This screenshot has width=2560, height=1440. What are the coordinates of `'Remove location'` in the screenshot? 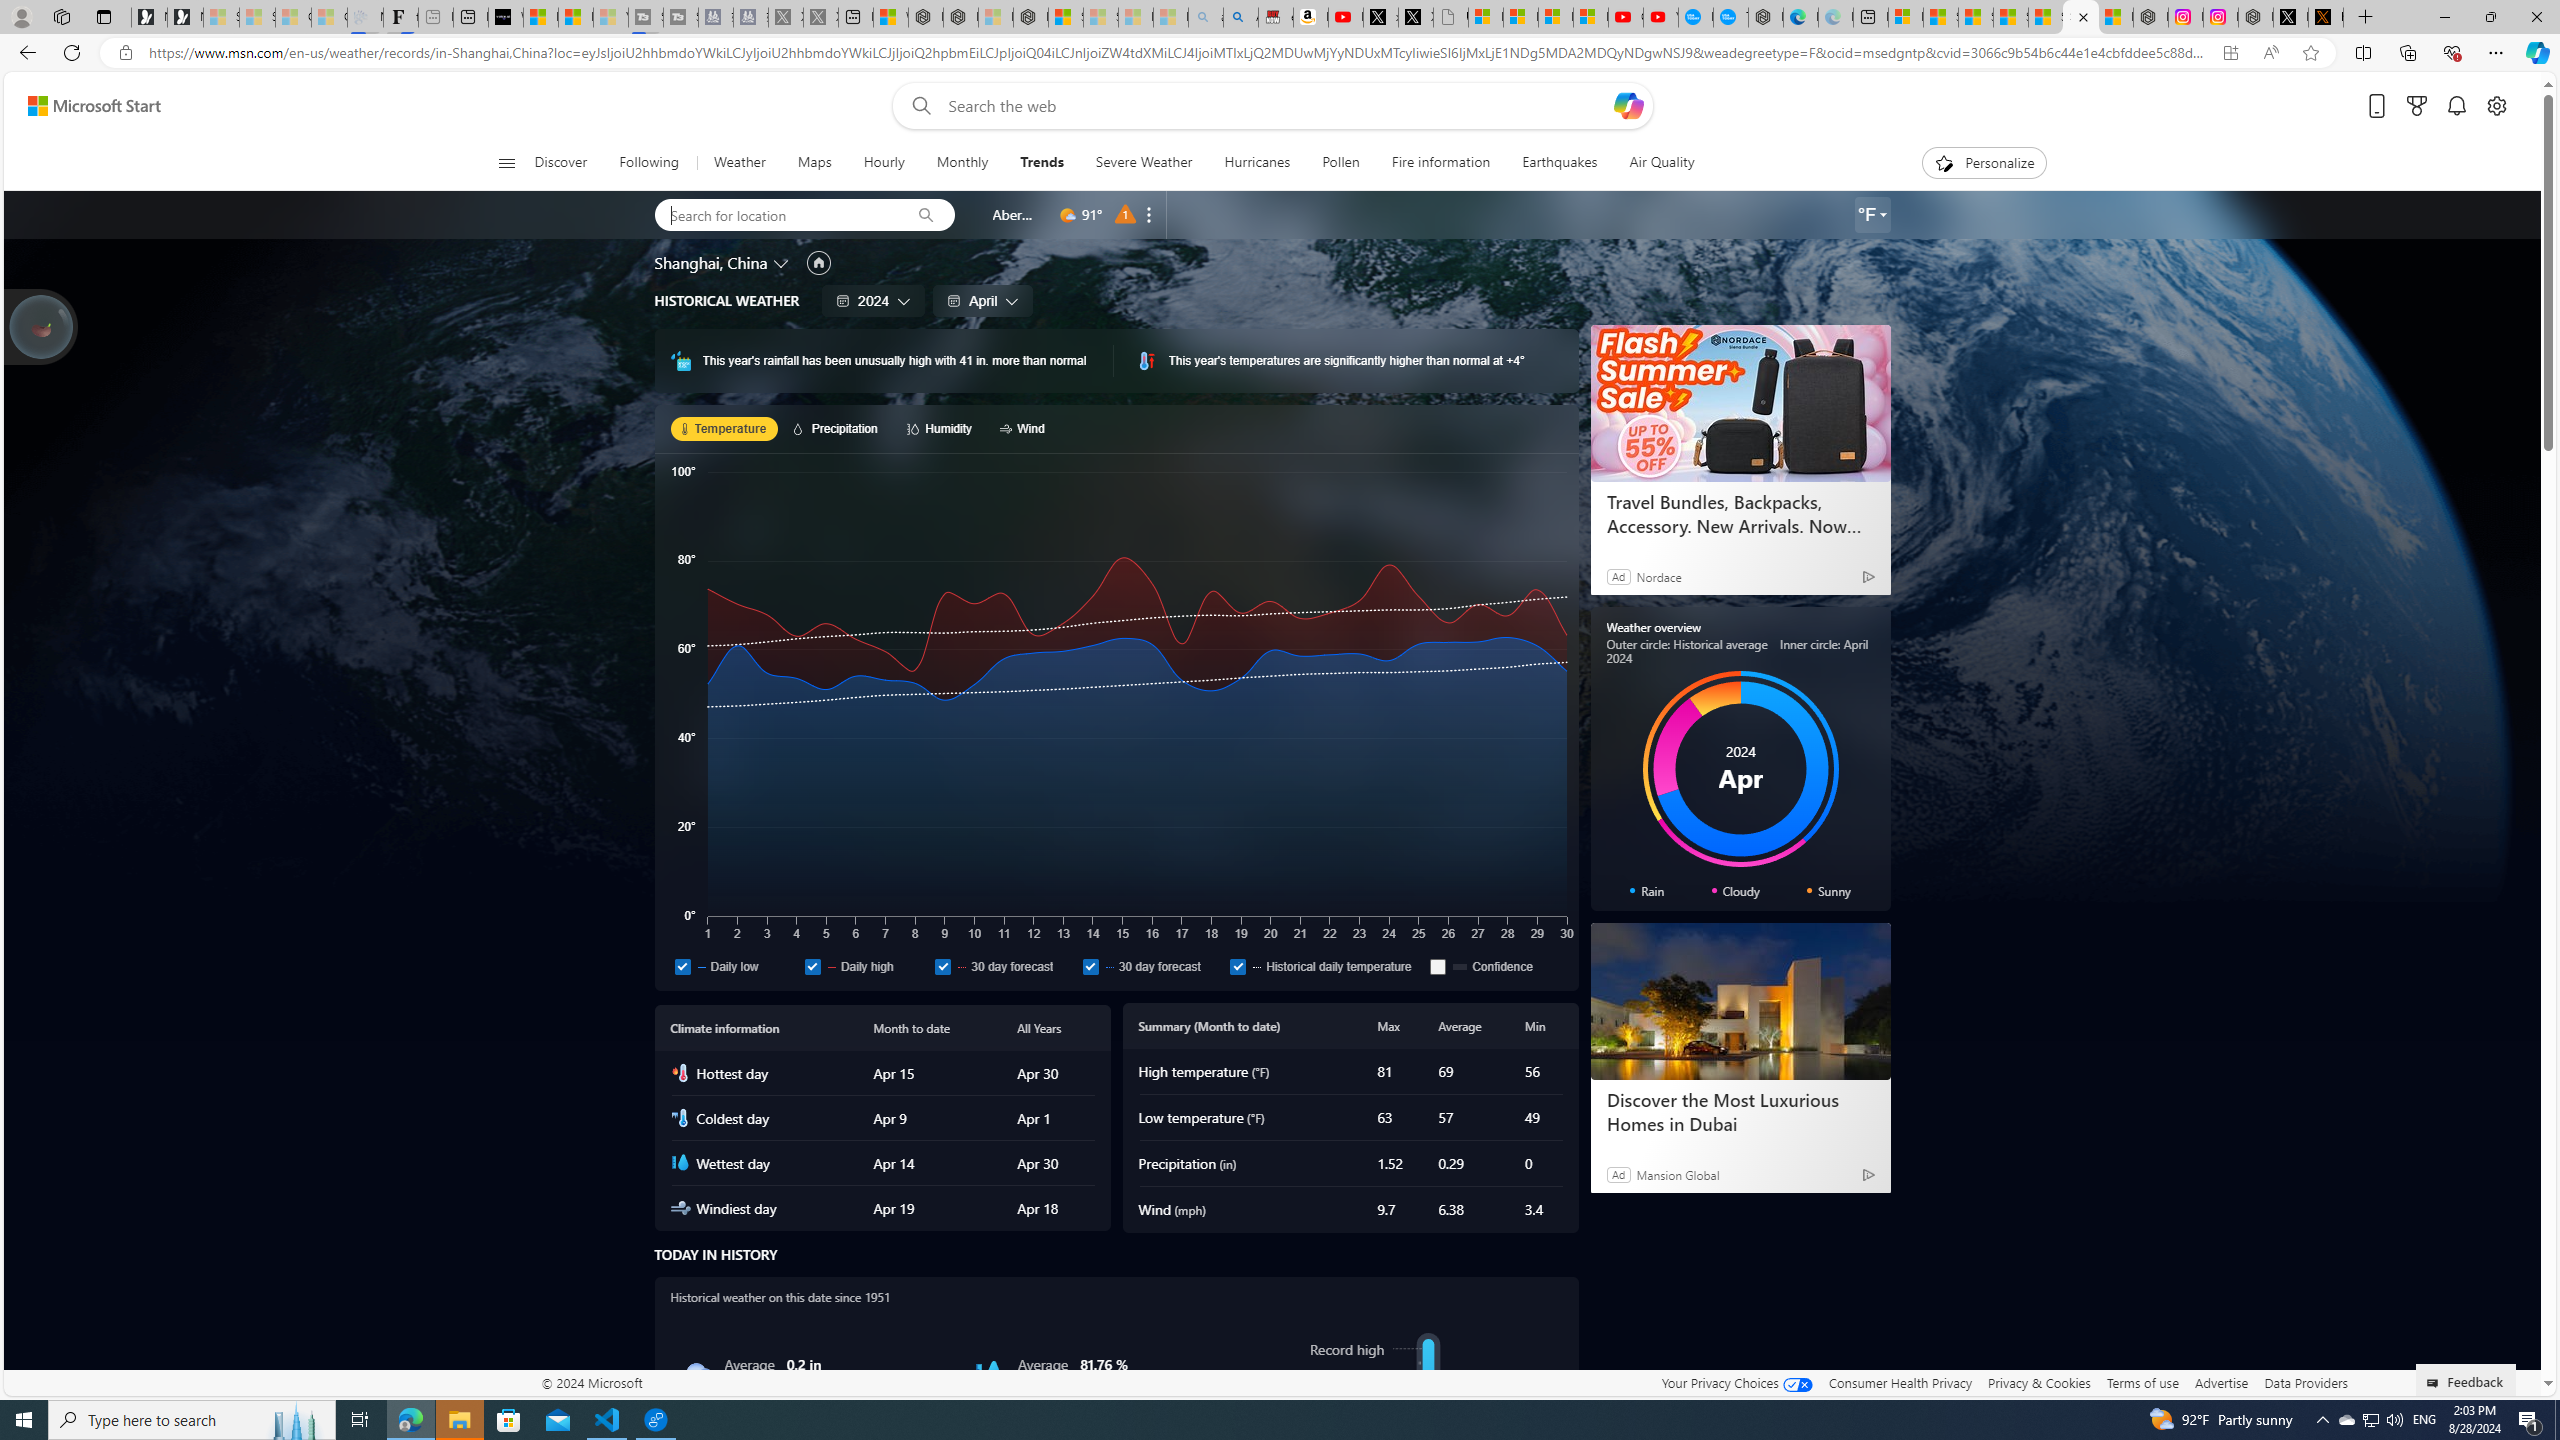 It's located at (1149, 214).